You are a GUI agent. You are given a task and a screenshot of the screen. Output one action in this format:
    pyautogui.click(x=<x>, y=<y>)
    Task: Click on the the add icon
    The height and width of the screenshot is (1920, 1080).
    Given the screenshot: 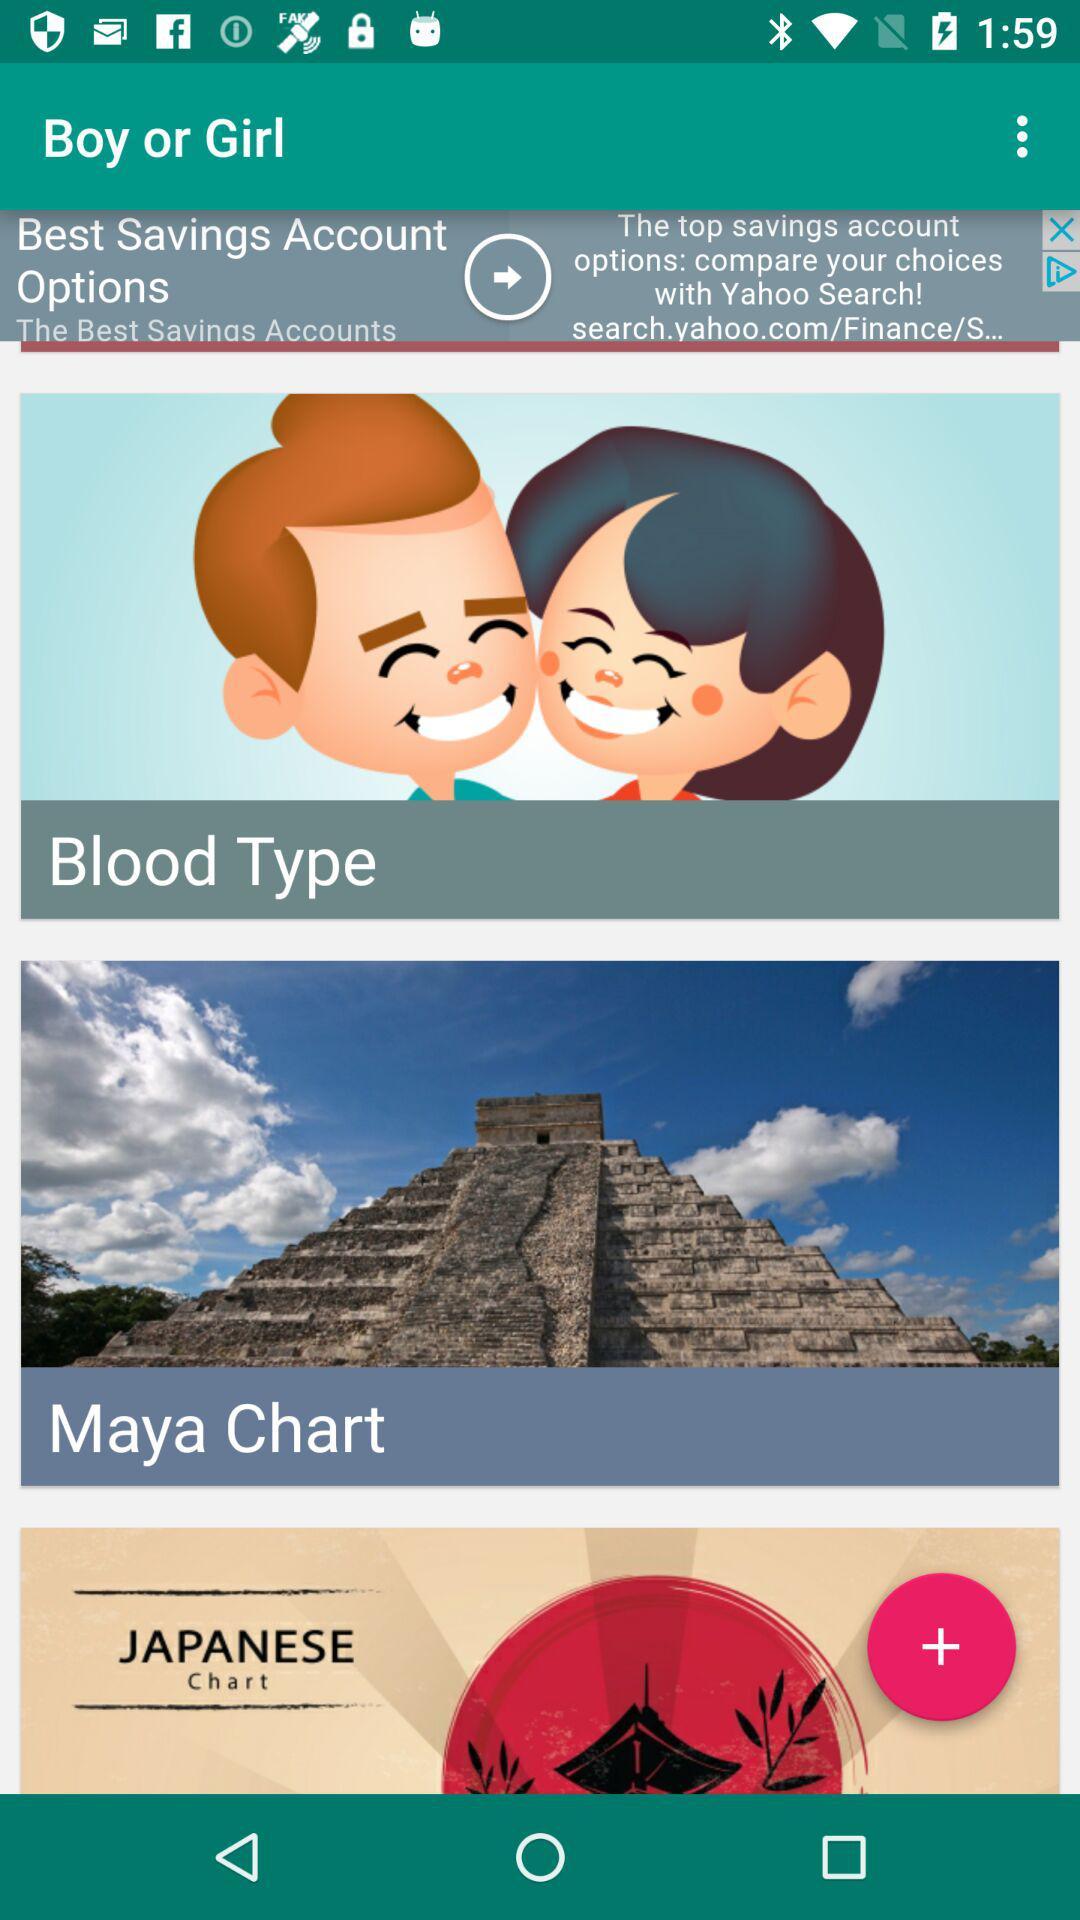 What is the action you would take?
    pyautogui.click(x=941, y=1654)
    